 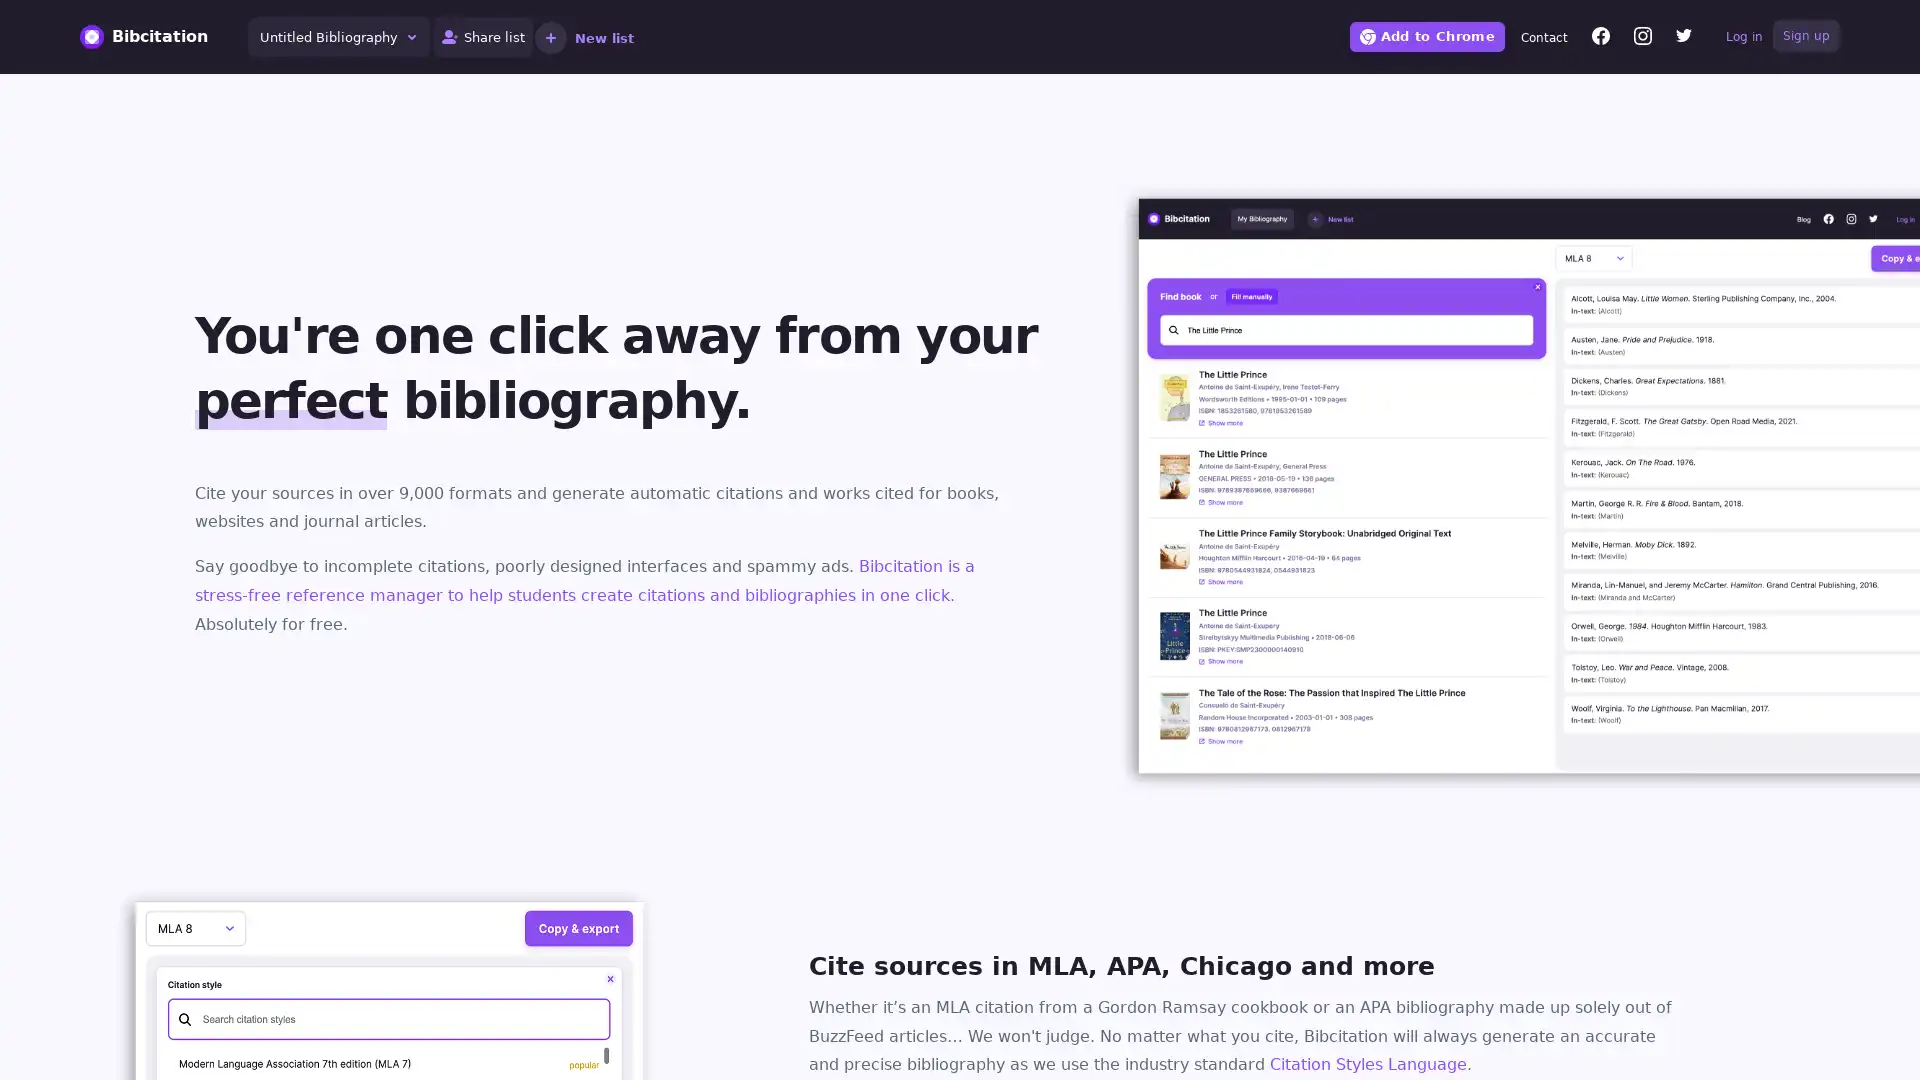 I want to click on New list, so click(x=583, y=37).